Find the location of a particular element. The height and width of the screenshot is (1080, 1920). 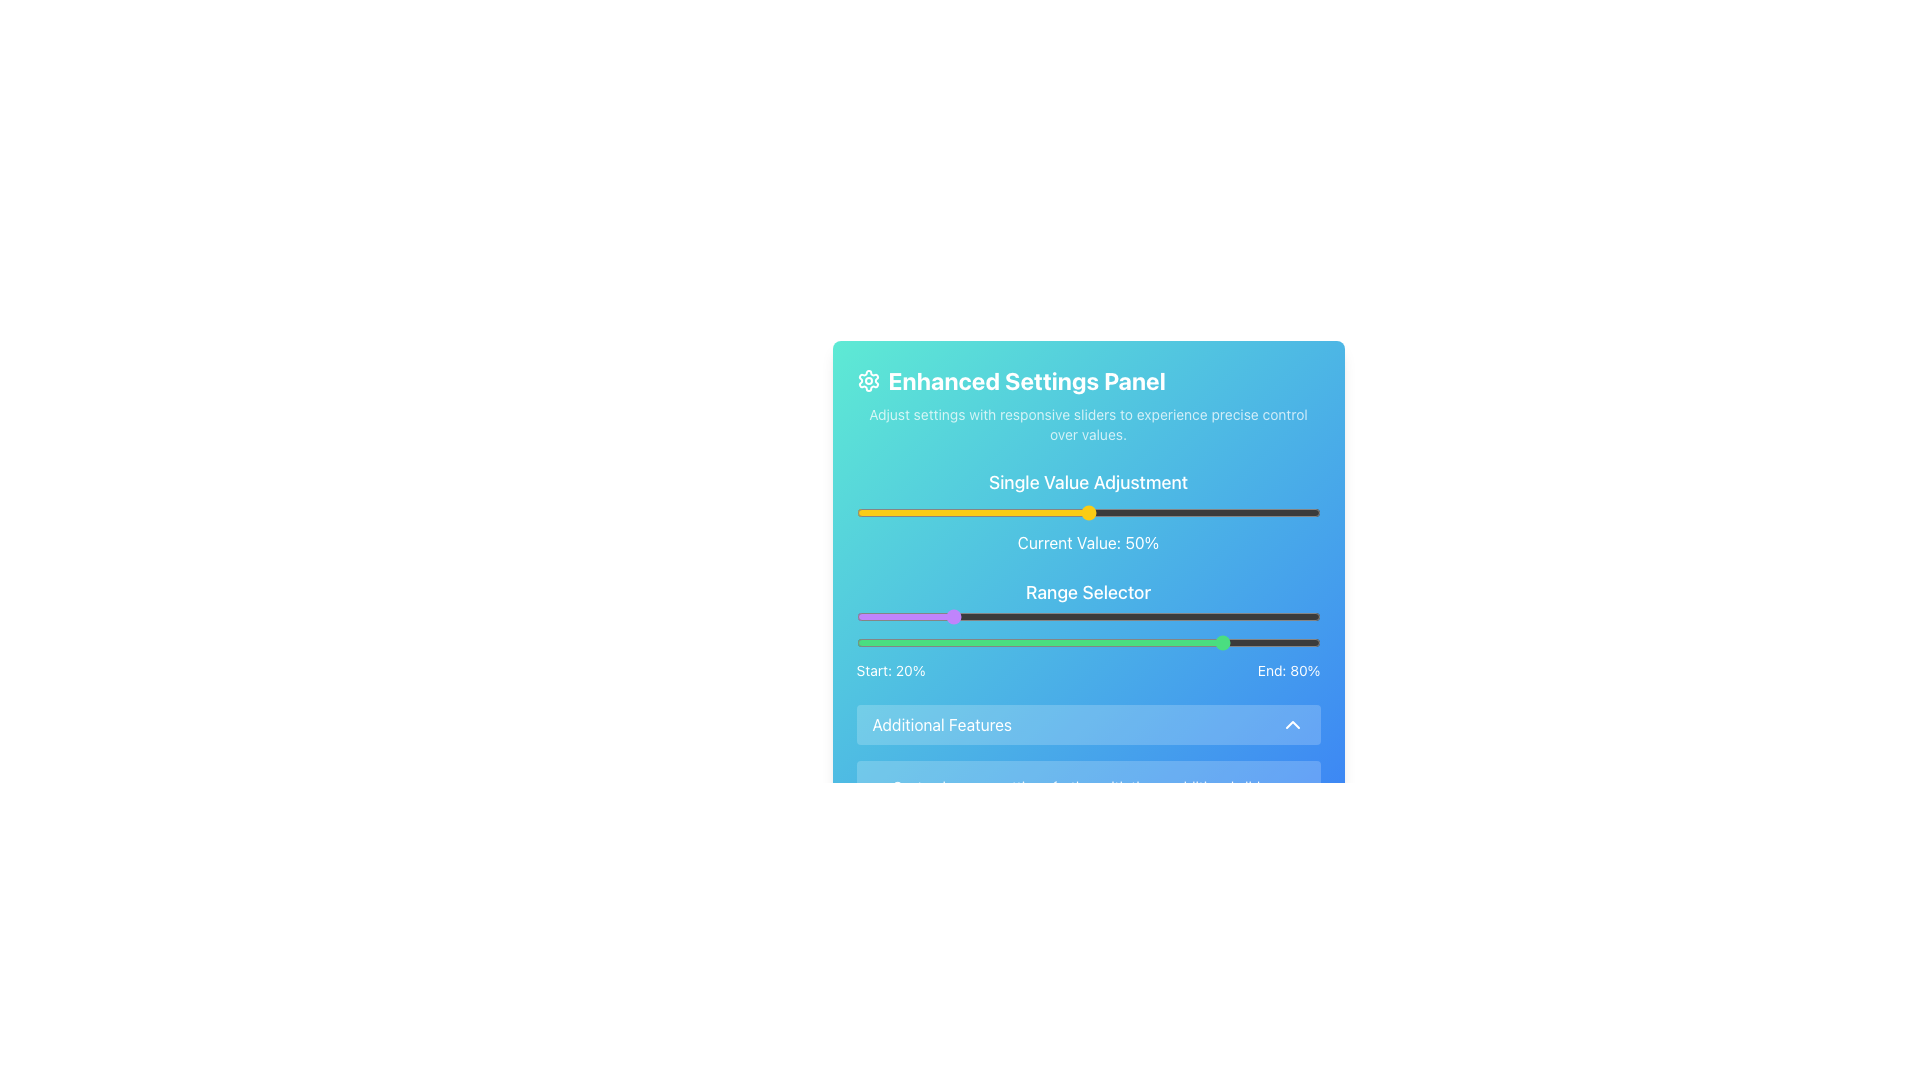

the decorative settings icon located near the top-left corner of the interface, adjacent to the title 'Enhanced Settings Panel' is located at coordinates (868, 381).